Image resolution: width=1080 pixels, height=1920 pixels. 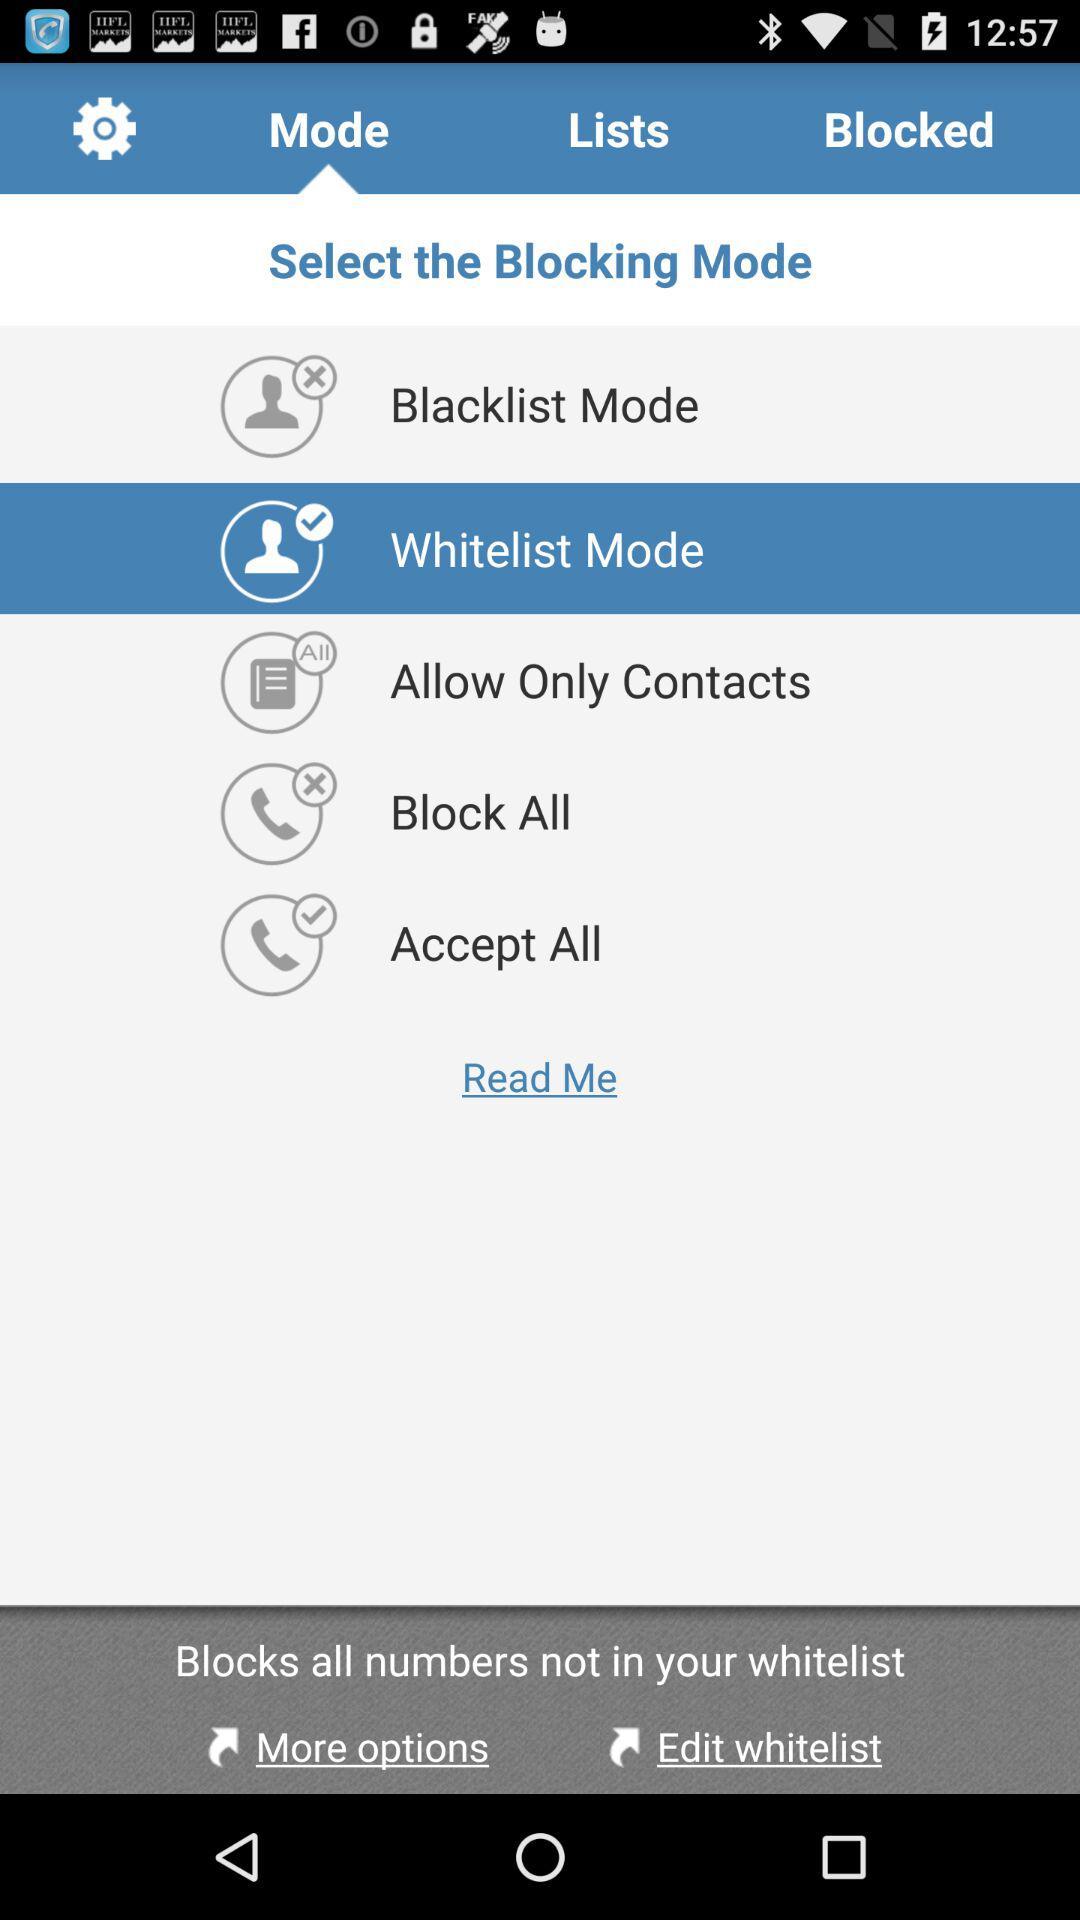 I want to click on blocked item, so click(x=909, y=127).